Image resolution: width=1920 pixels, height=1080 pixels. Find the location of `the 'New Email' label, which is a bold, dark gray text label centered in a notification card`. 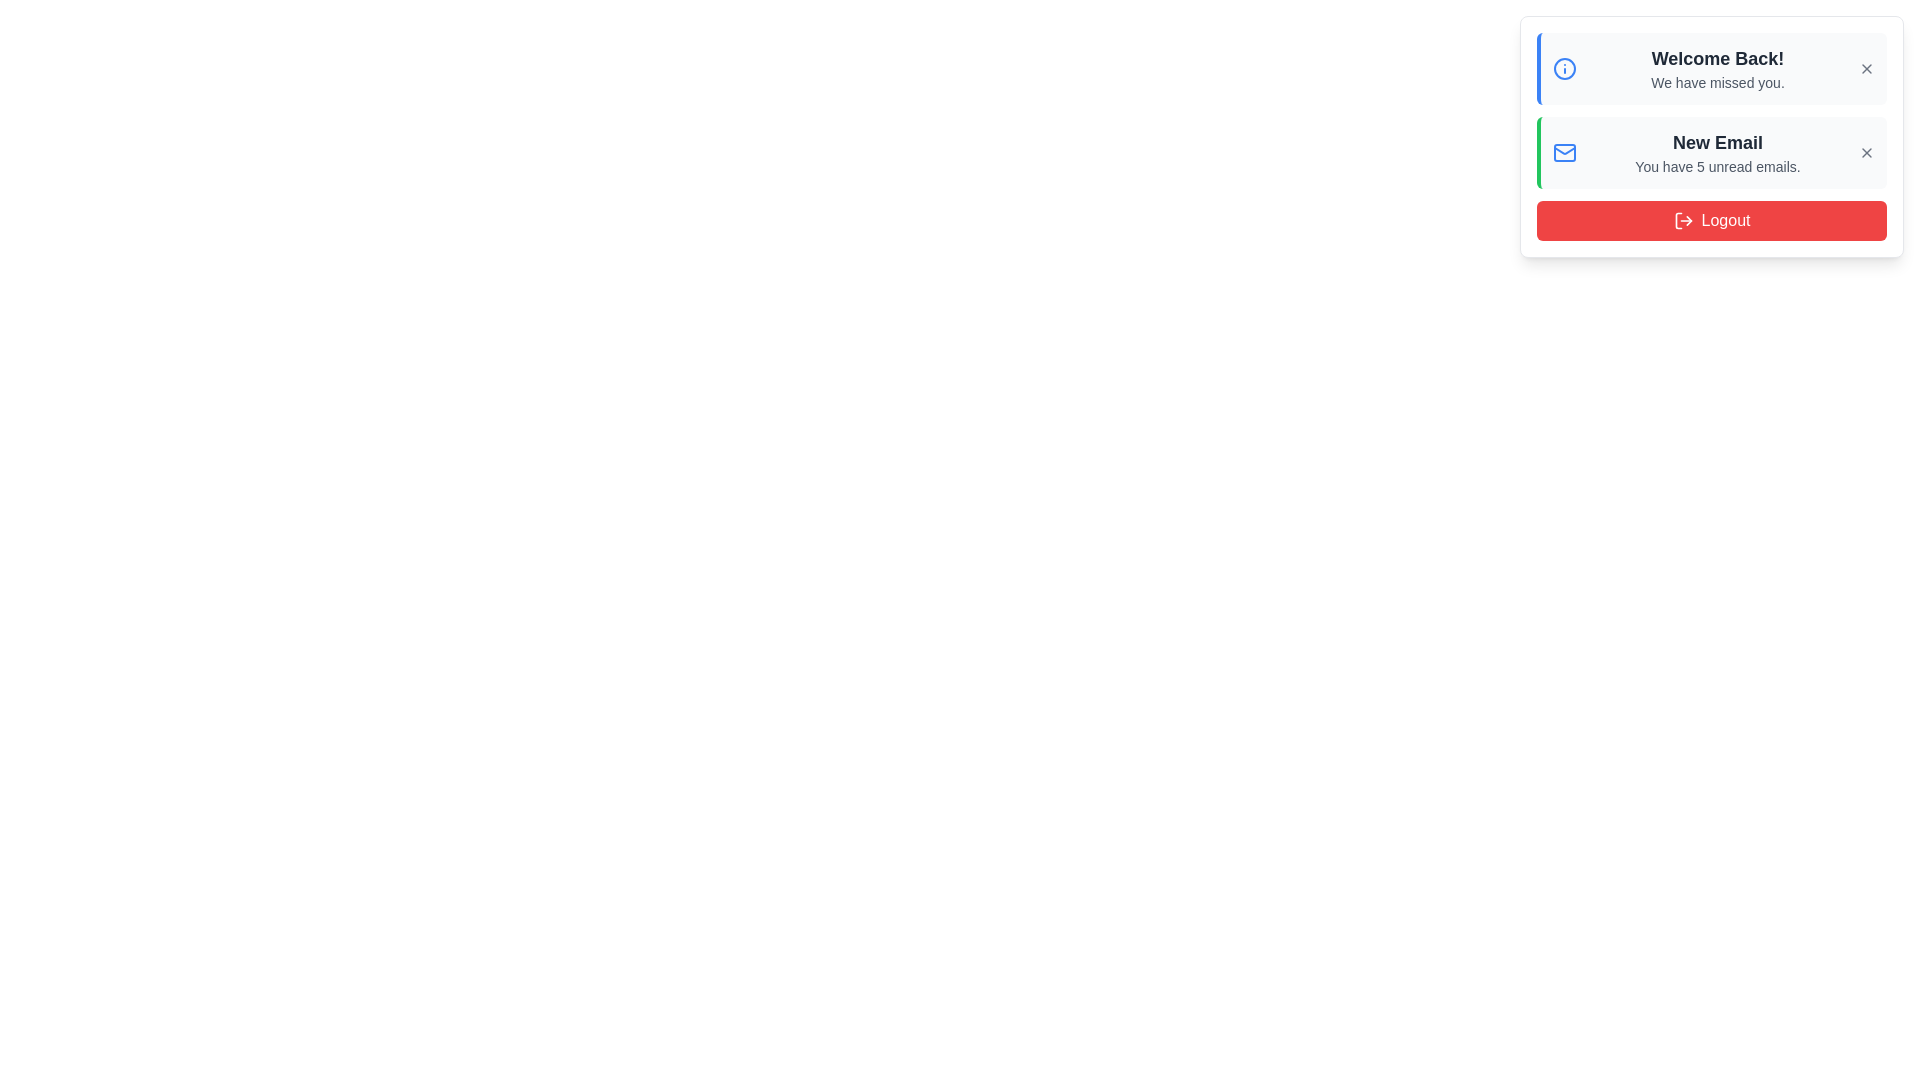

the 'New Email' label, which is a bold, dark gray text label centered in a notification card is located at coordinates (1717, 141).